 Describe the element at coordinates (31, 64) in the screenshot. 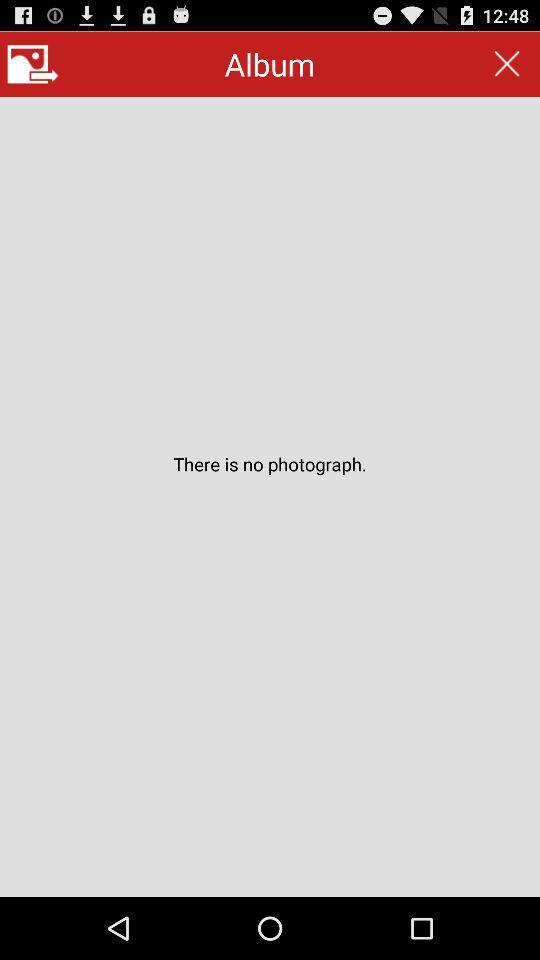

I see `next photo` at that location.